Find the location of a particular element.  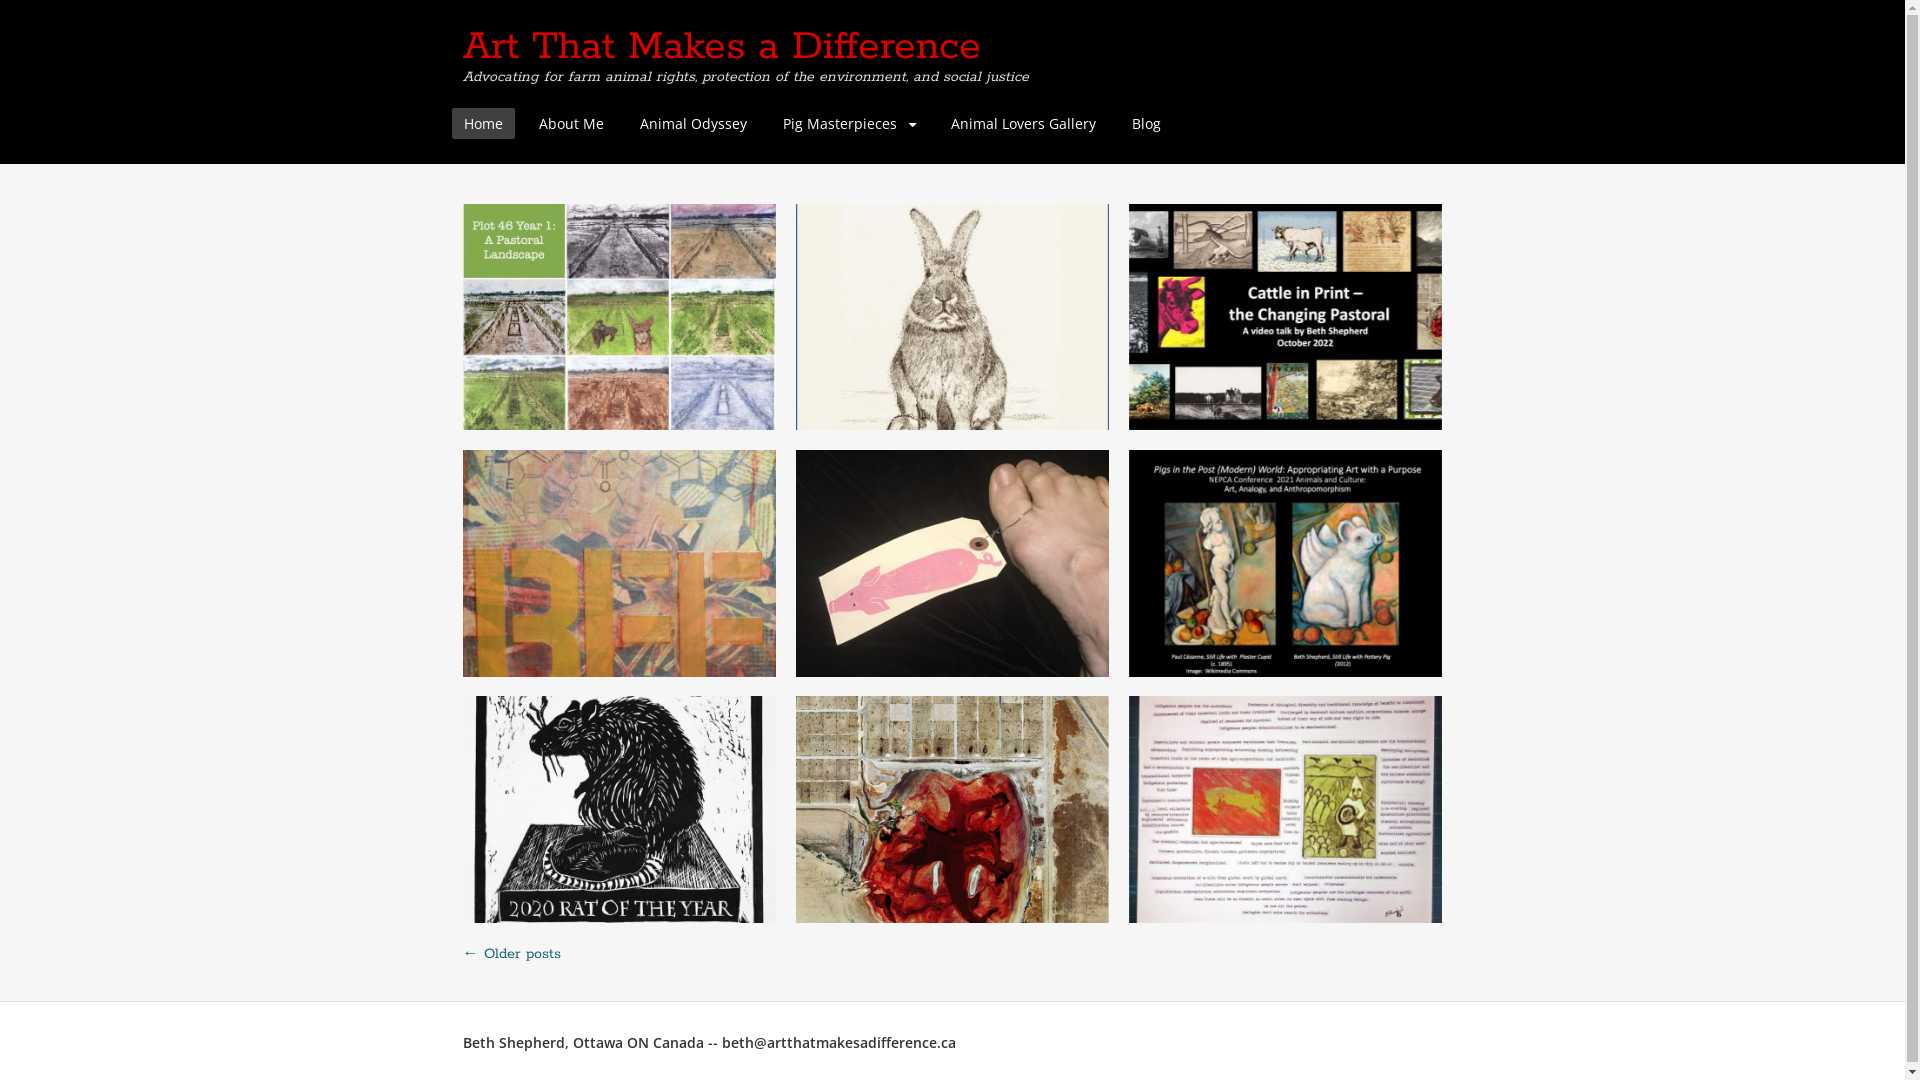

'Blog' is located at coordinates (1146, 123).